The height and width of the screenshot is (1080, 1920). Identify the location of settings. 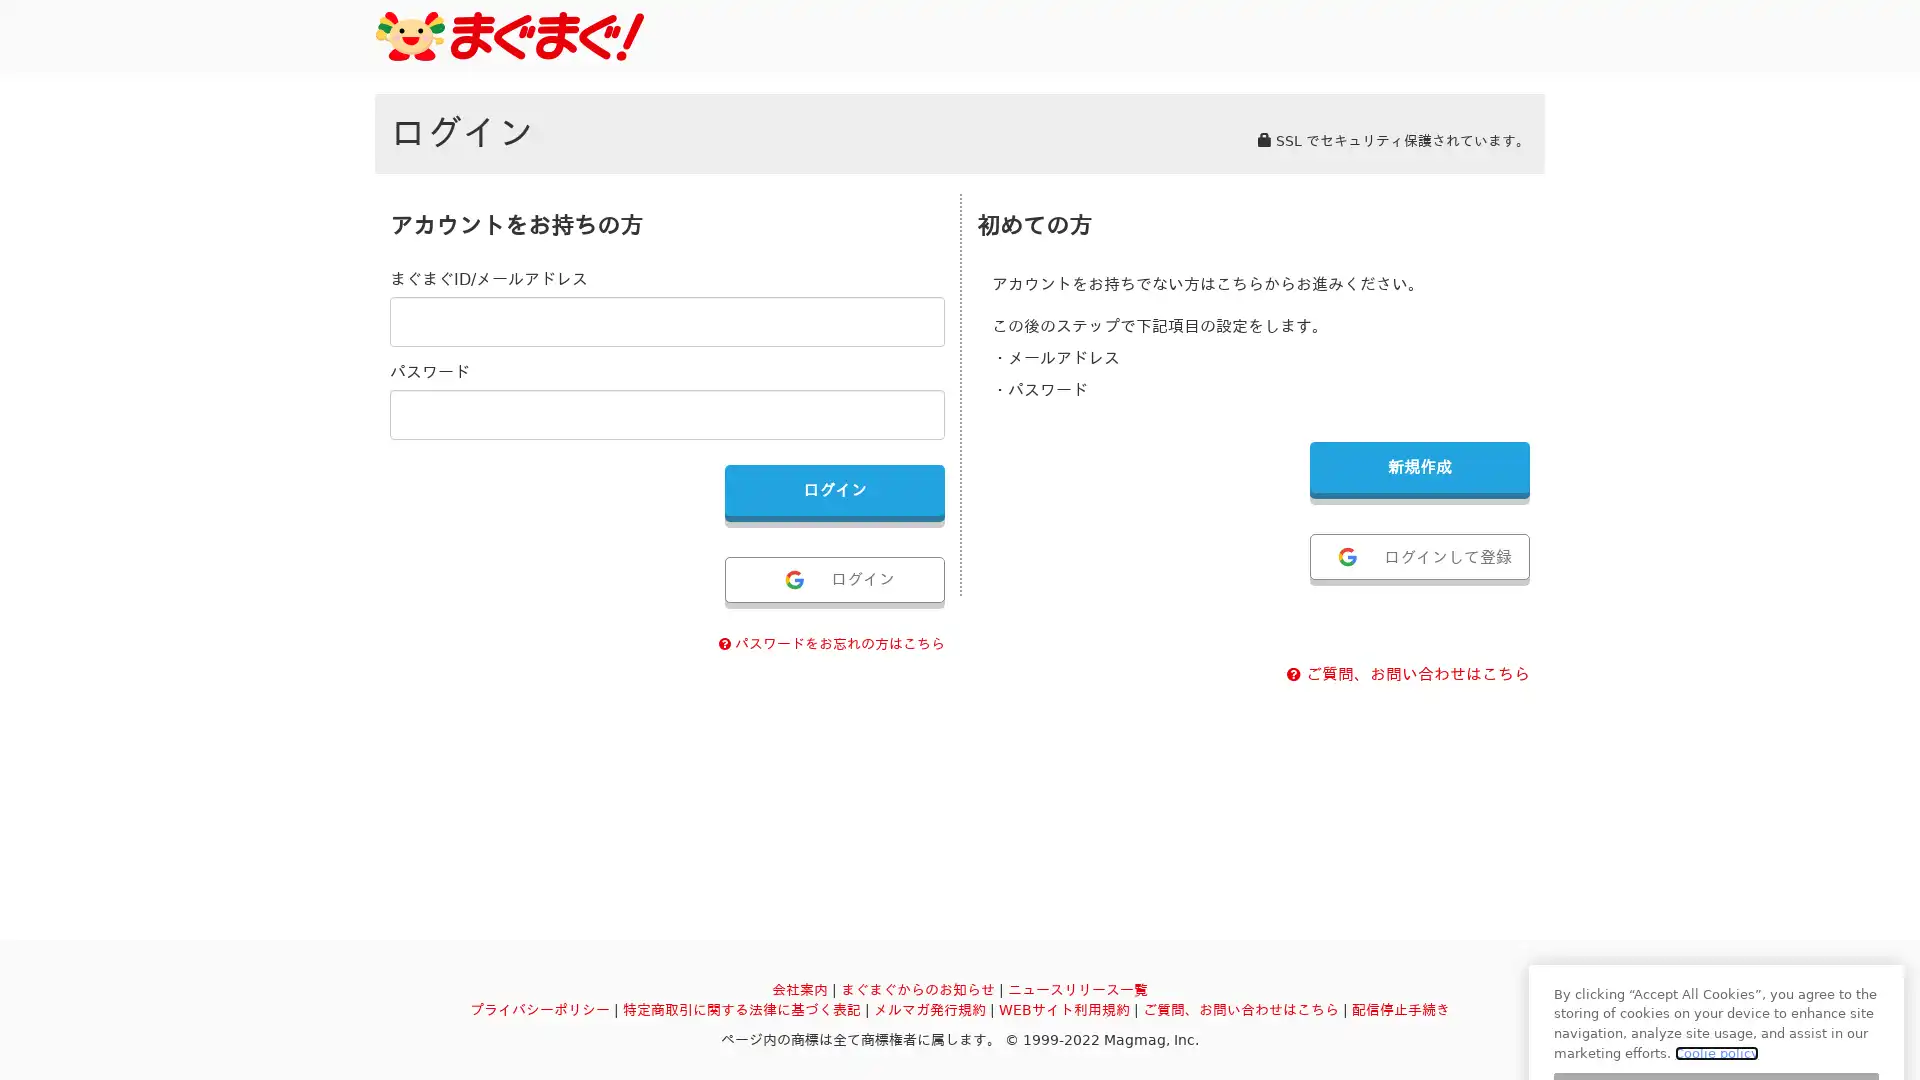
(1715, 1041).